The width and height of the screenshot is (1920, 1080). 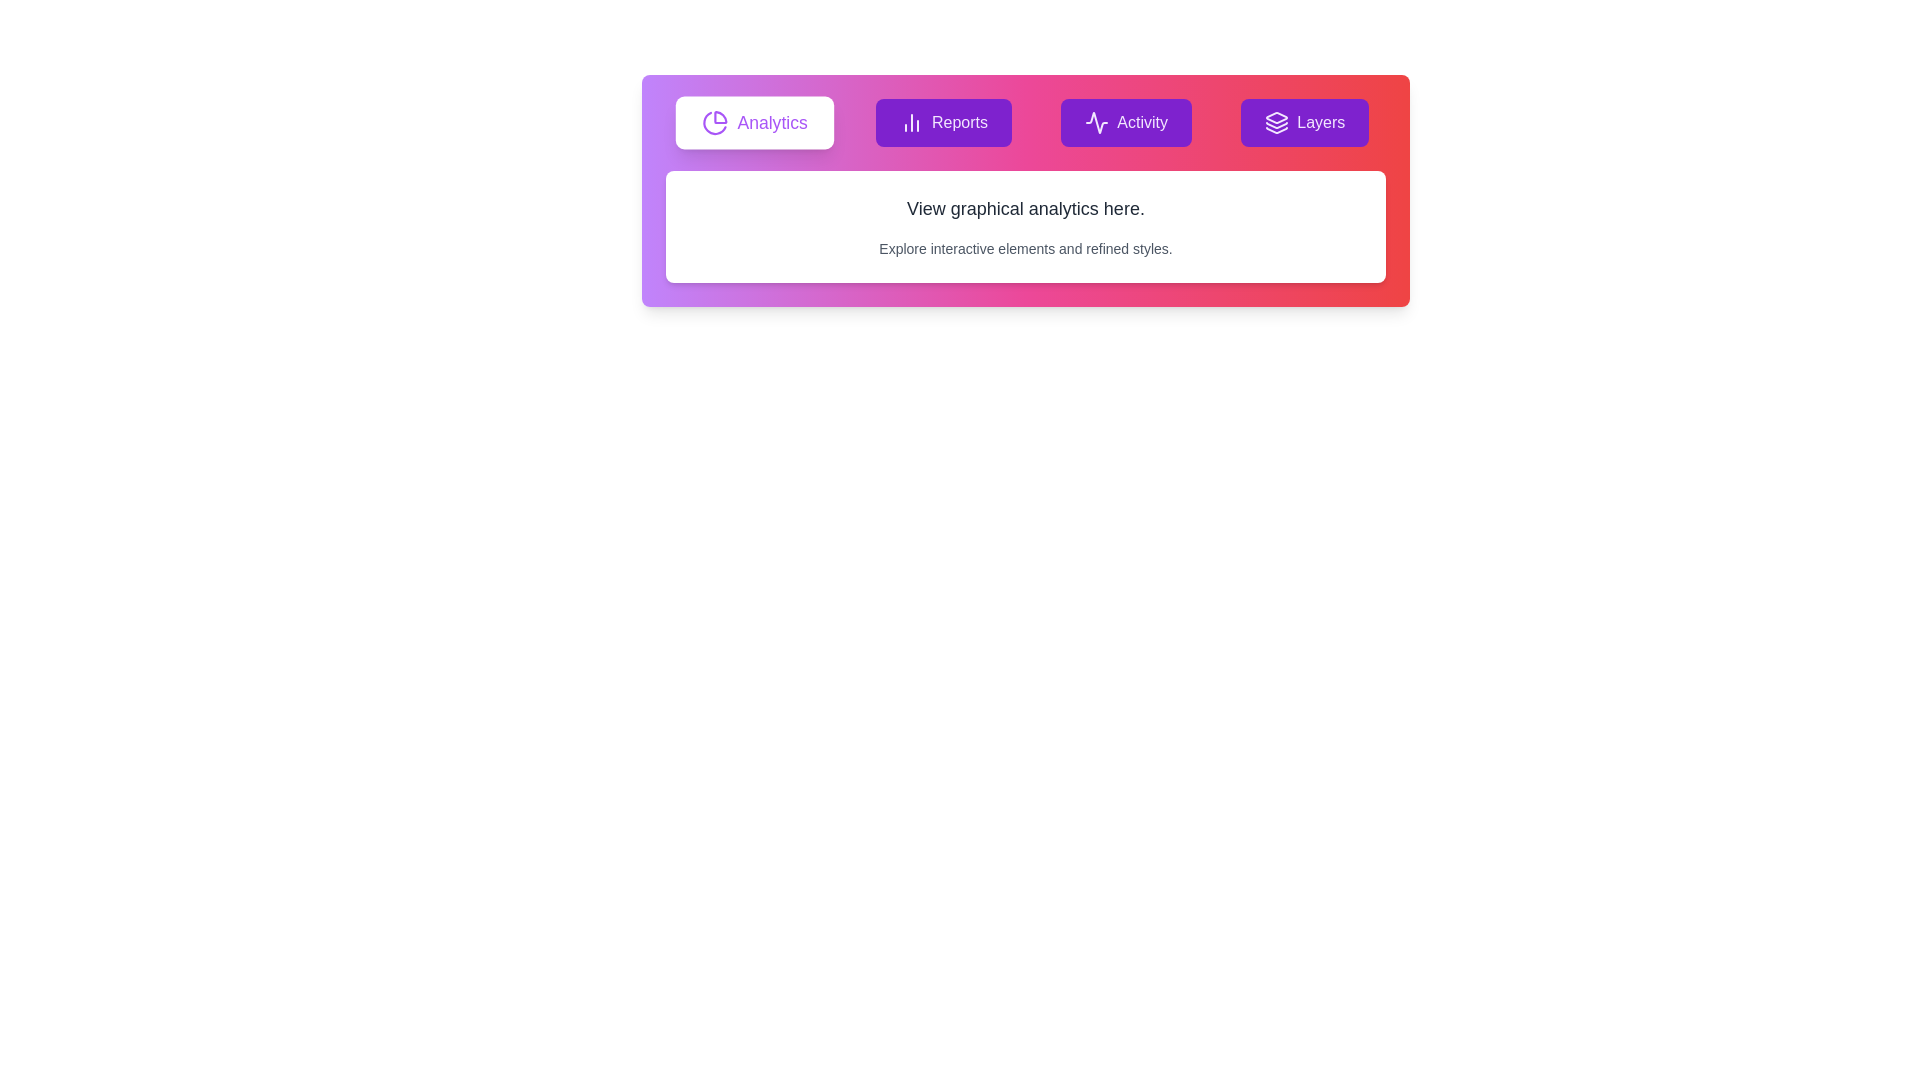 What do you see at coordinates (753, 123) in the screenshot?
I see `the tab labeled Analytics` at bounding box center [753, 123].